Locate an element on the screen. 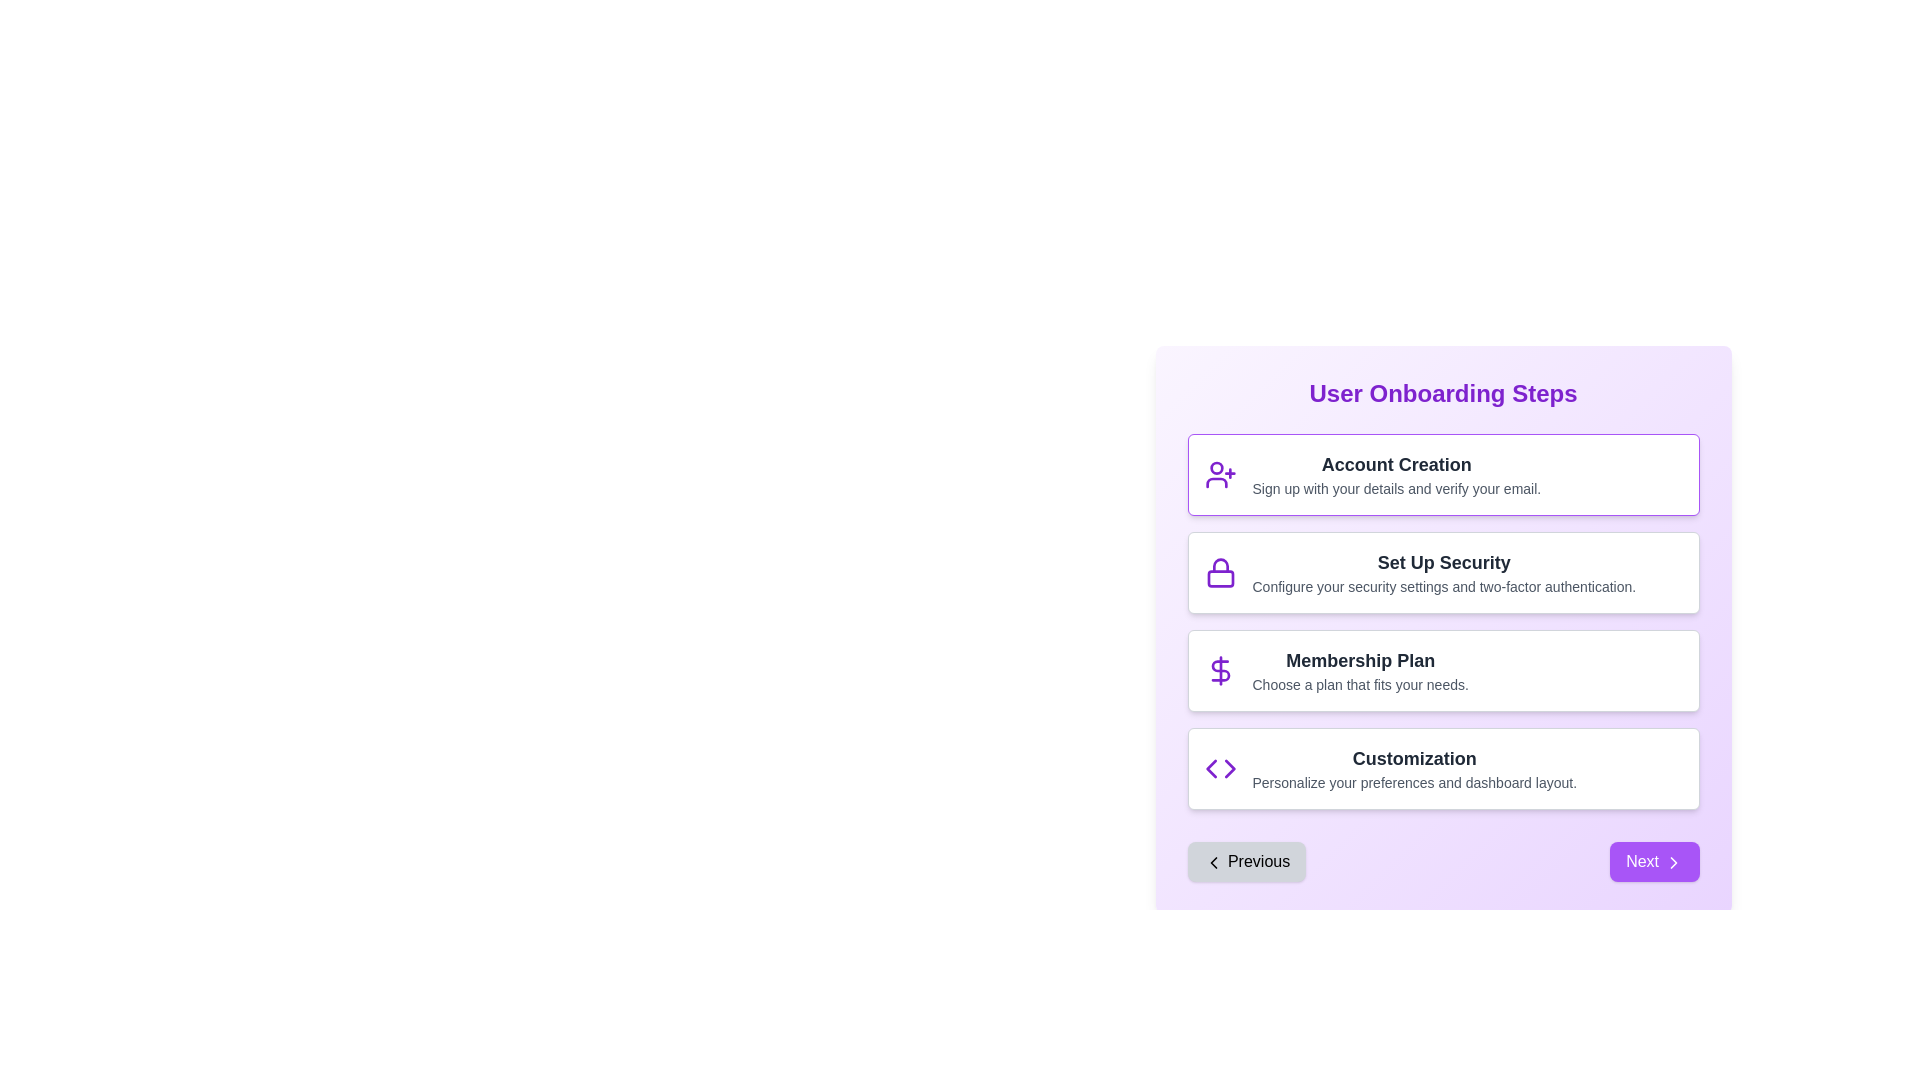 The width and height of the screenshot is (1920, 1080). the 'Account Creation' icon located in the top-left corner of the 'Account Creation' card is located at coordinates (1219, 474).